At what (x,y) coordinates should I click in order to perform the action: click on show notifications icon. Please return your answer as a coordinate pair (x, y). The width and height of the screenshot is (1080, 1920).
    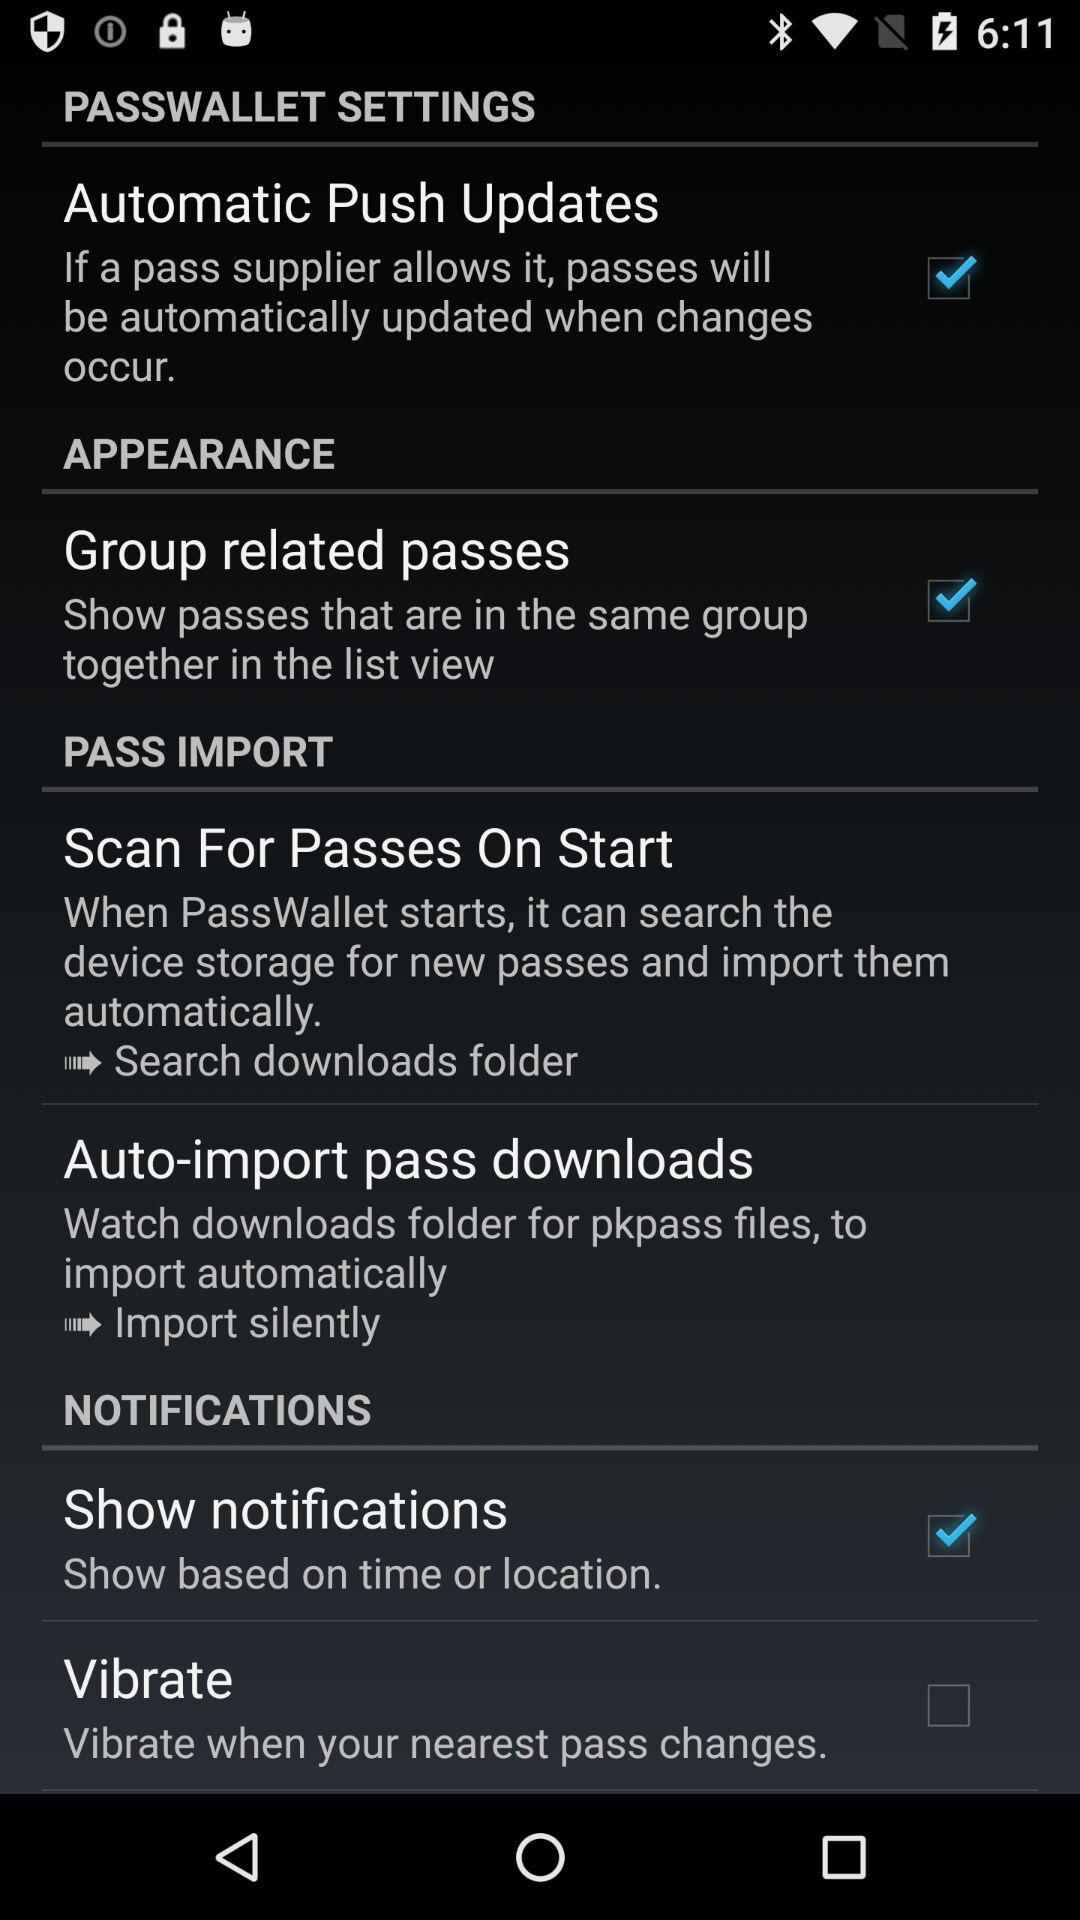
    Looking at the image, I should click on (285, 1507).